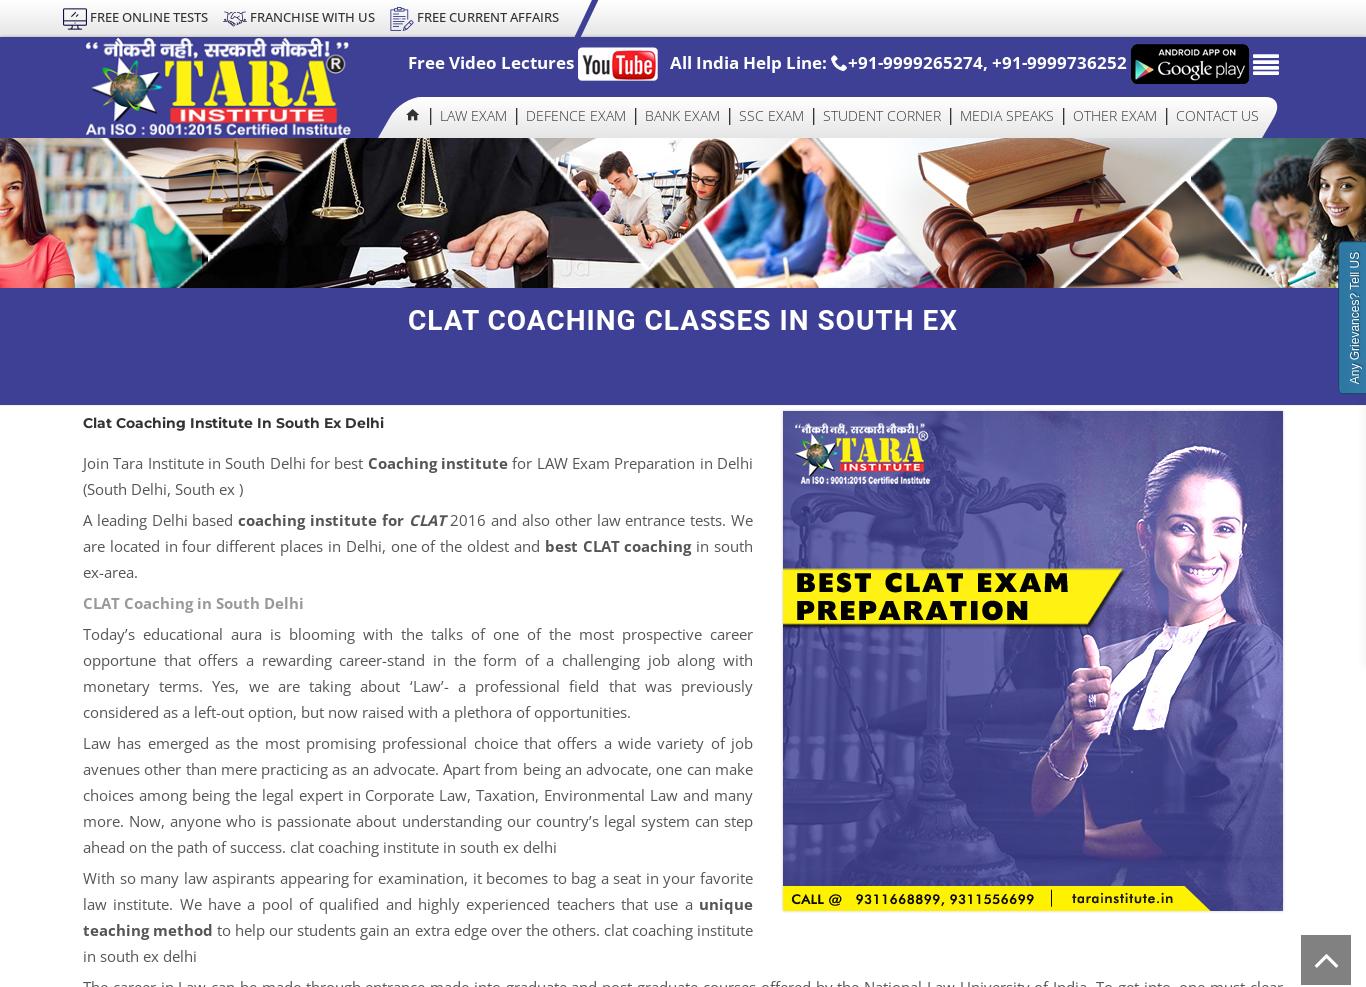 The width and height of the screenshot is (1366, 987). Describe the element at coordinates (881, 446) in the screenshot. I see `'Current Affairs'` at that location.